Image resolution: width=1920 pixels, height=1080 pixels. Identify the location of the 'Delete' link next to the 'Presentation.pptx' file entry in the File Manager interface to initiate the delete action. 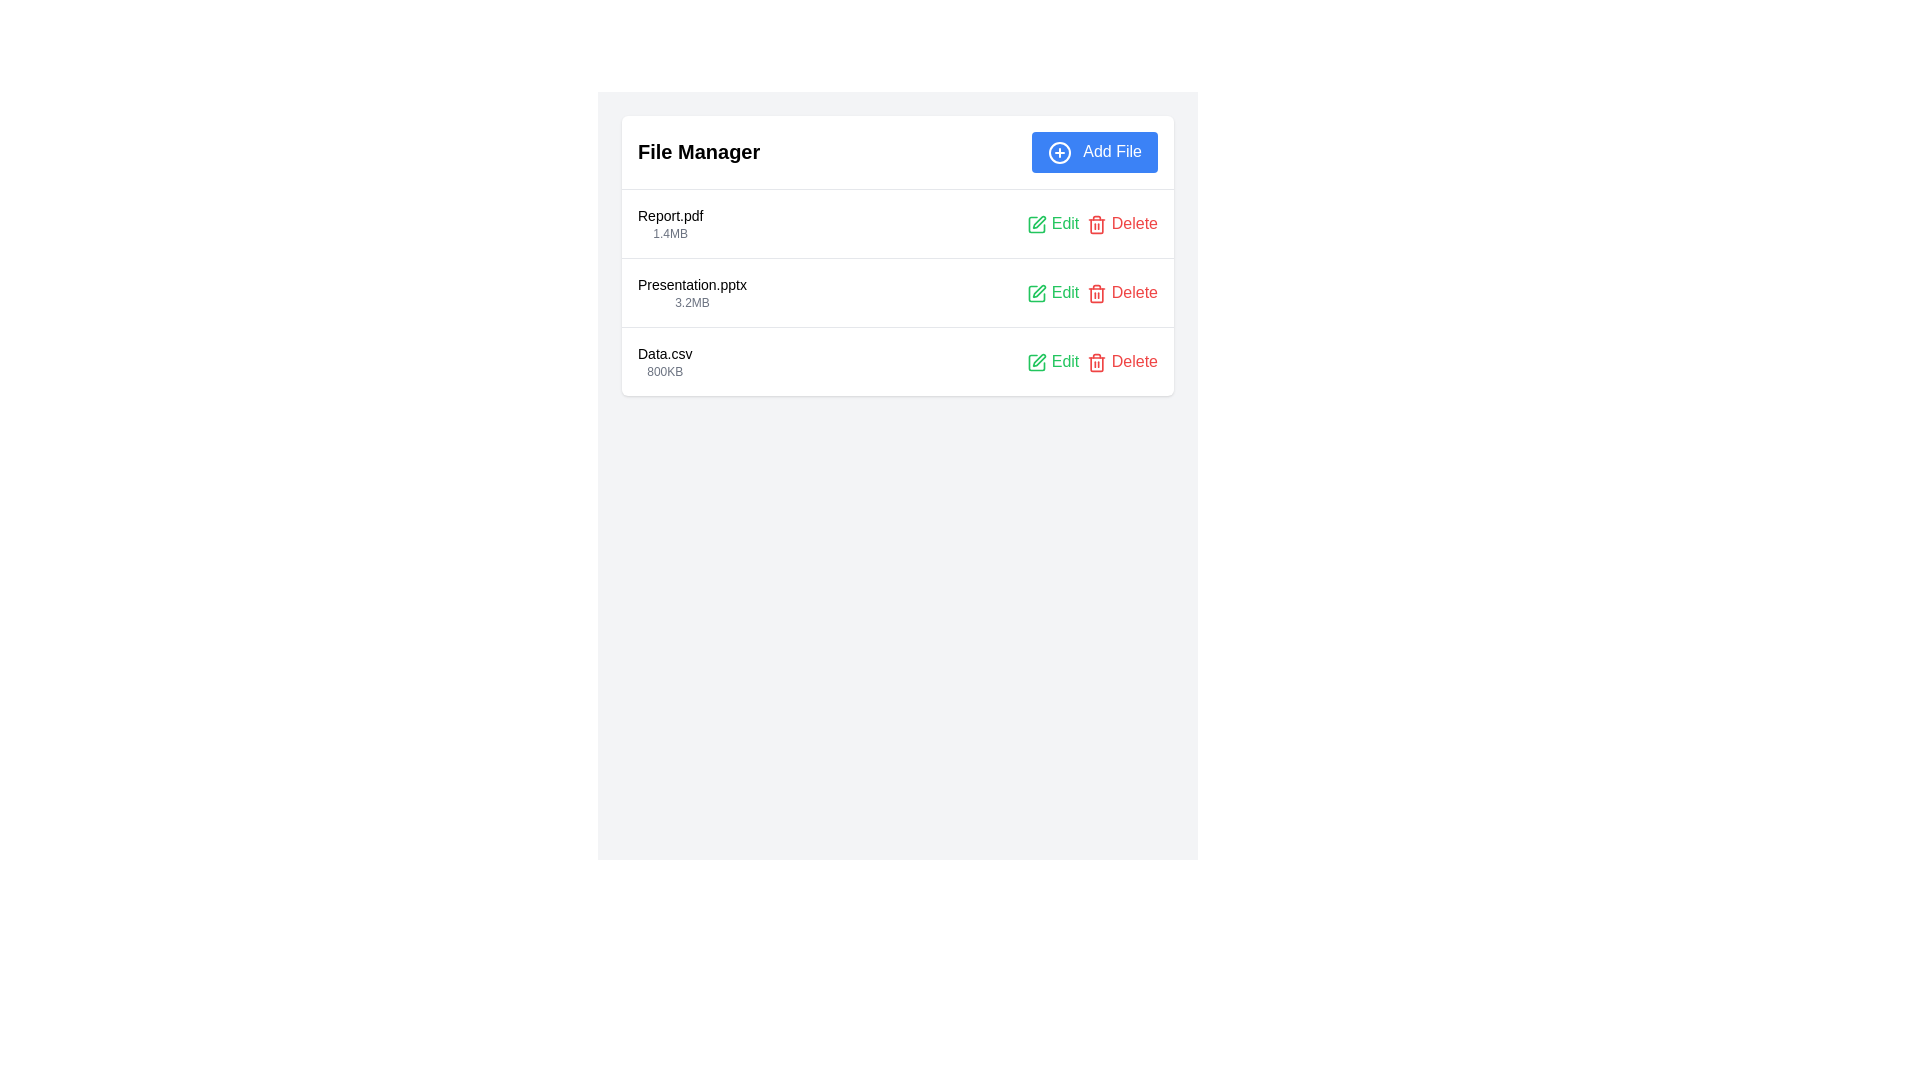
(1122, 292).